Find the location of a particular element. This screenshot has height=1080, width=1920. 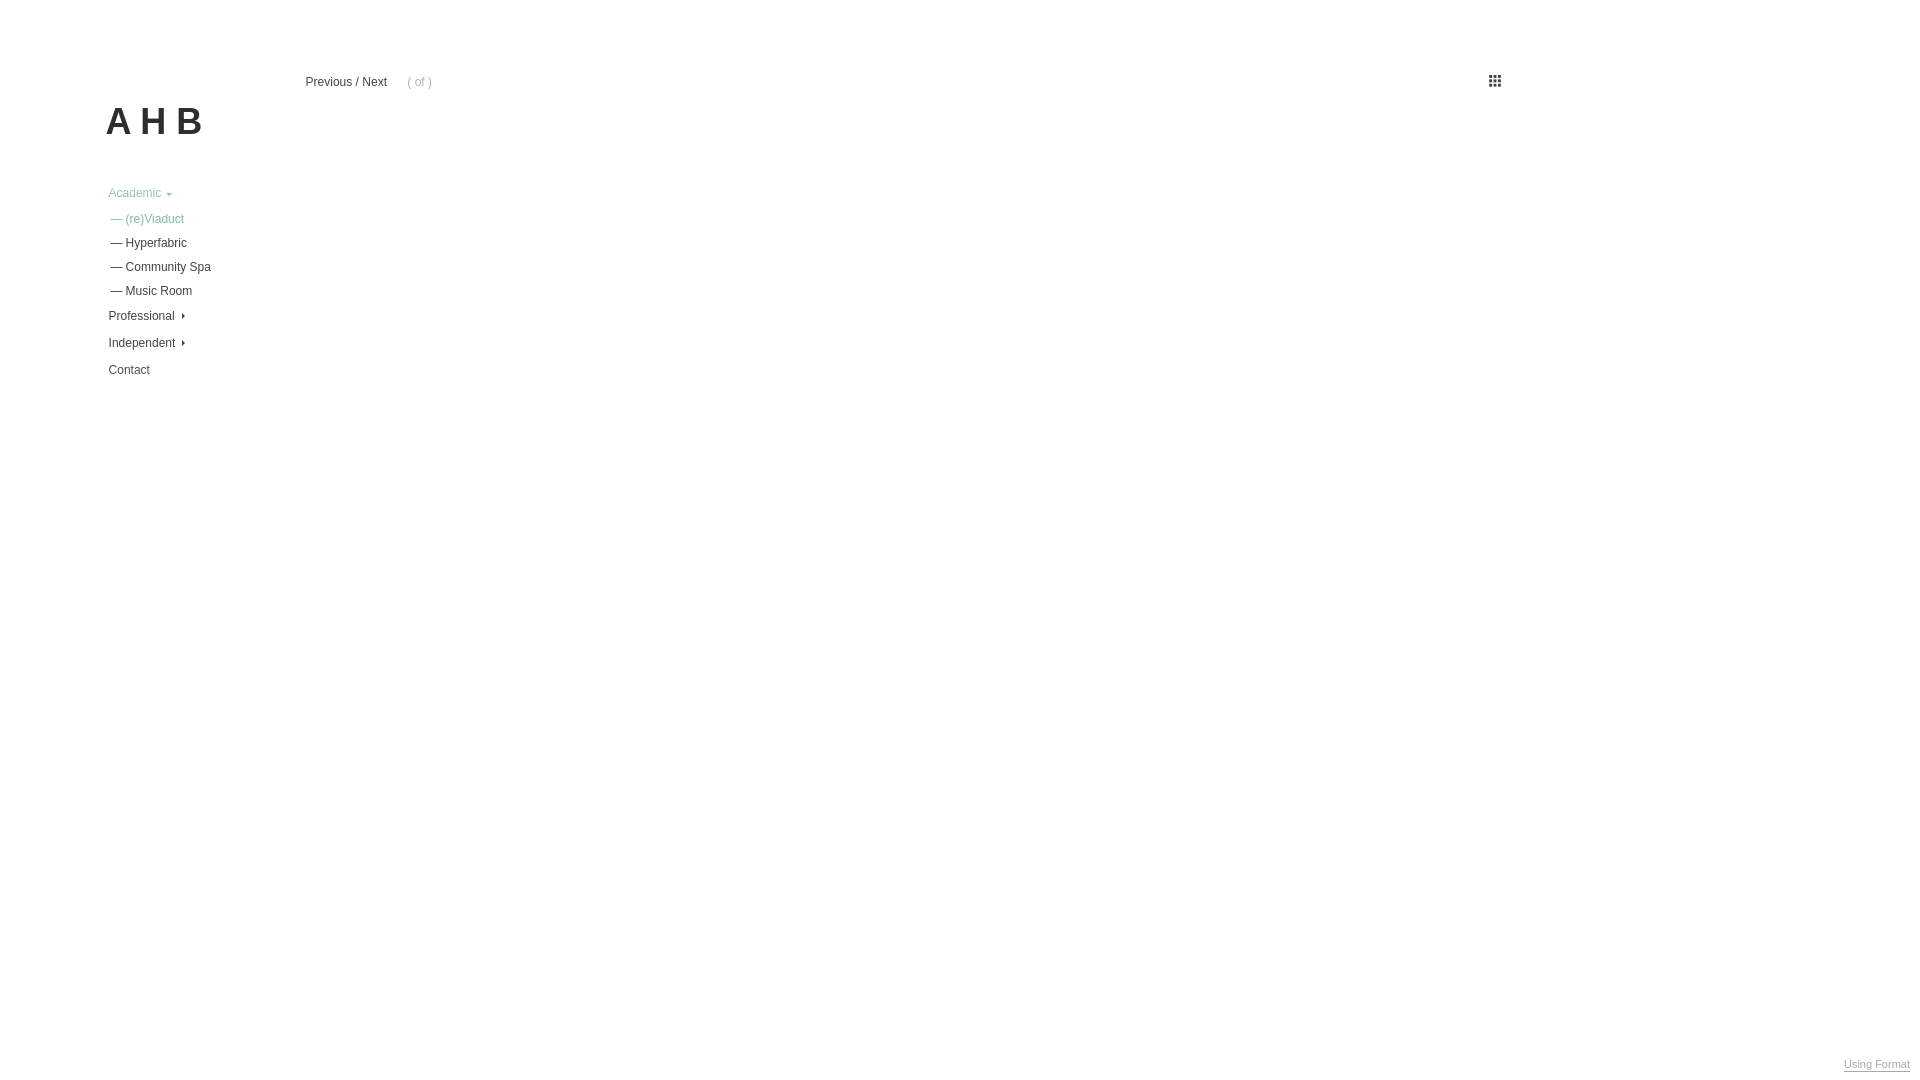

'Contact' is located at coordinates (129, 370).